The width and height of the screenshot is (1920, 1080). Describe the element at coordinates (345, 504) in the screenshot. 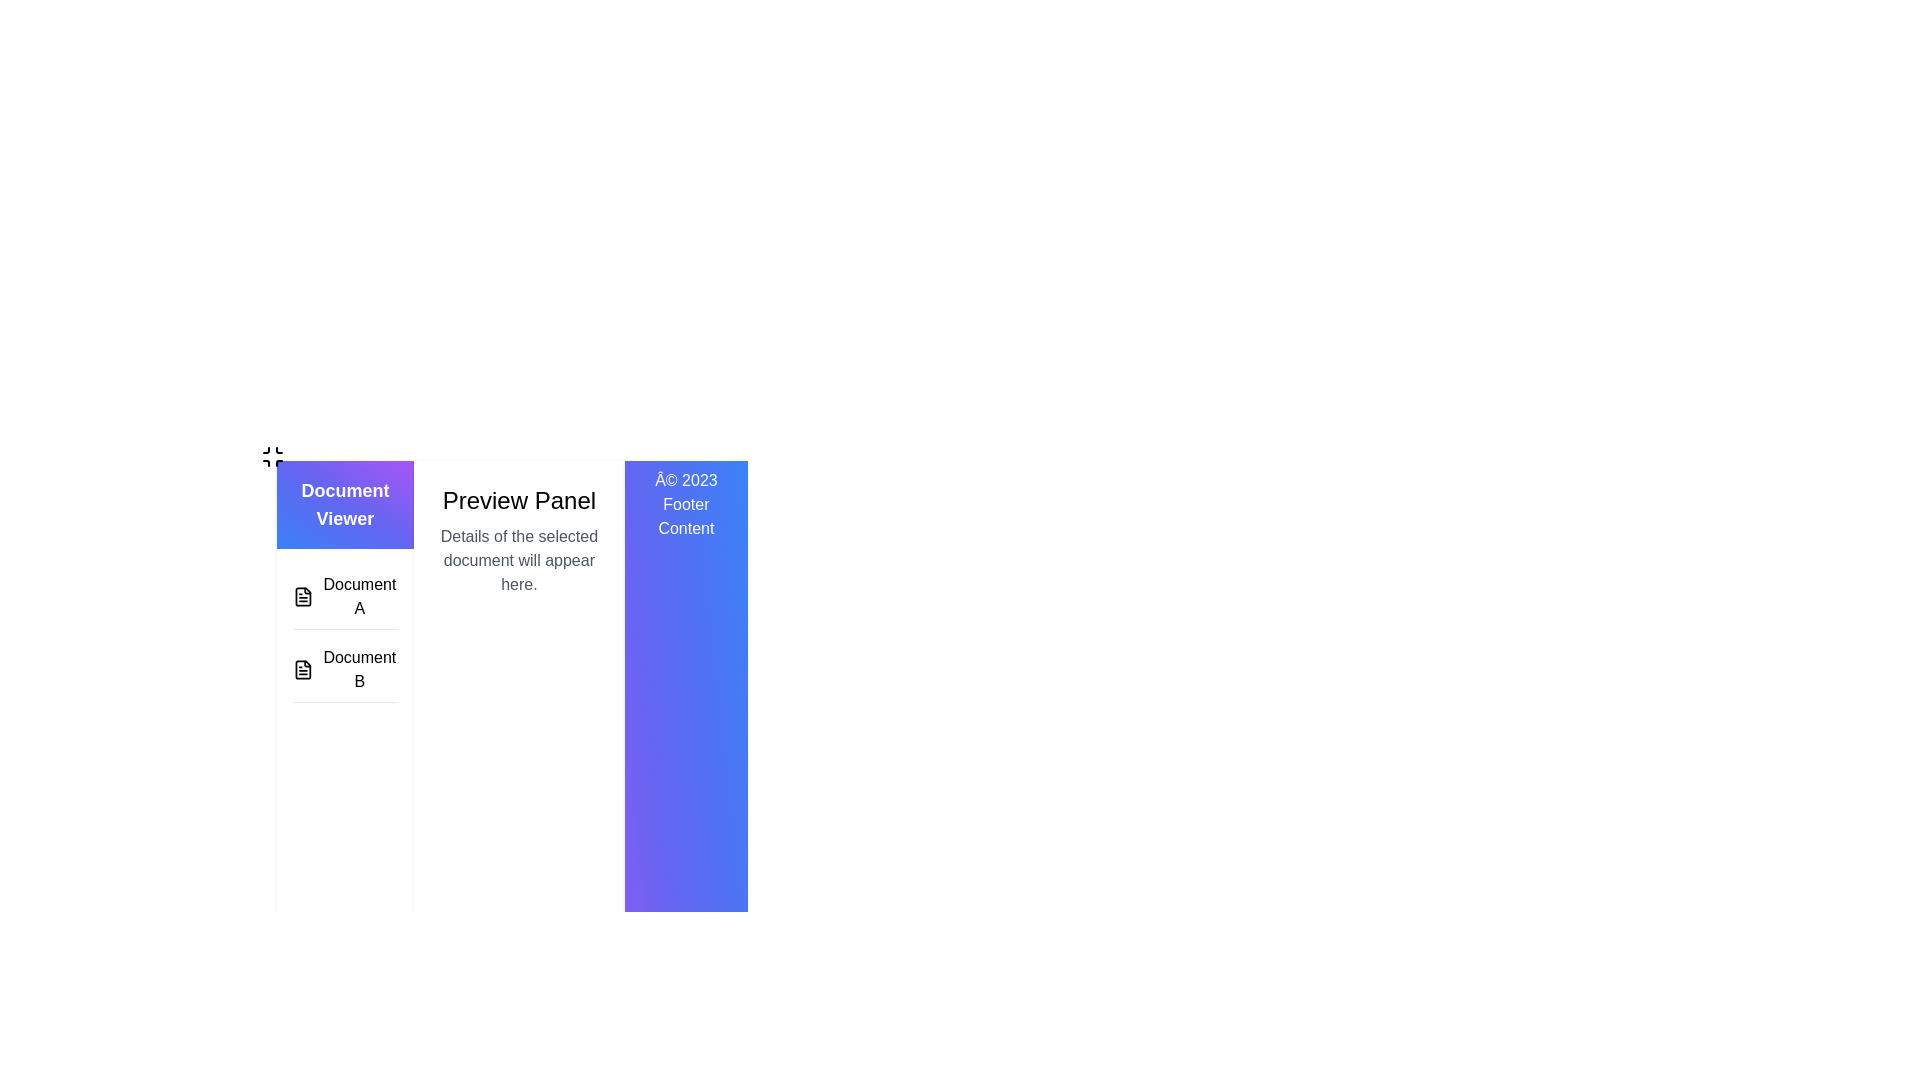

I see `the Header or Panel Title located at the top of the sidebar panel on the left side, which indicates its purpose as a viewer for documents` at that location.